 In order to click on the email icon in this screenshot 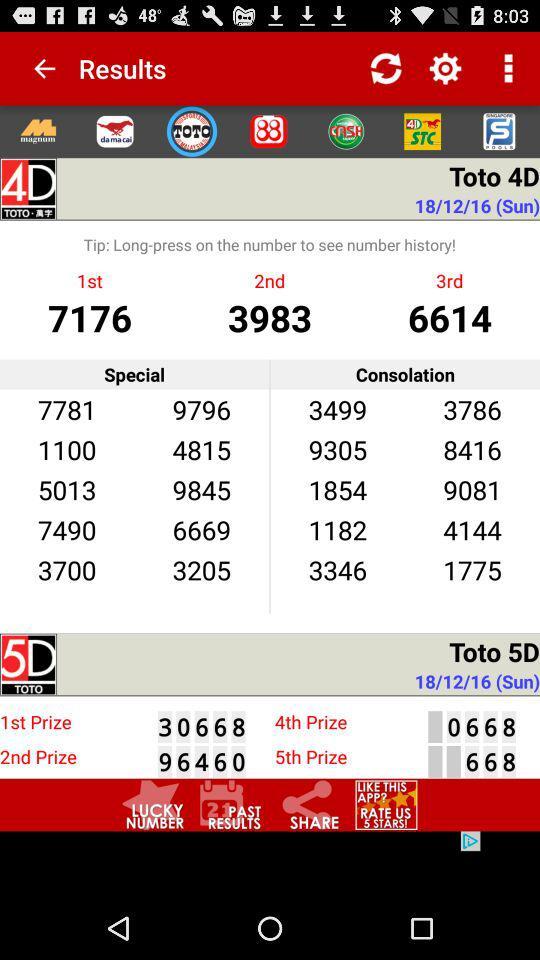, I will do `click(115, 139)`.